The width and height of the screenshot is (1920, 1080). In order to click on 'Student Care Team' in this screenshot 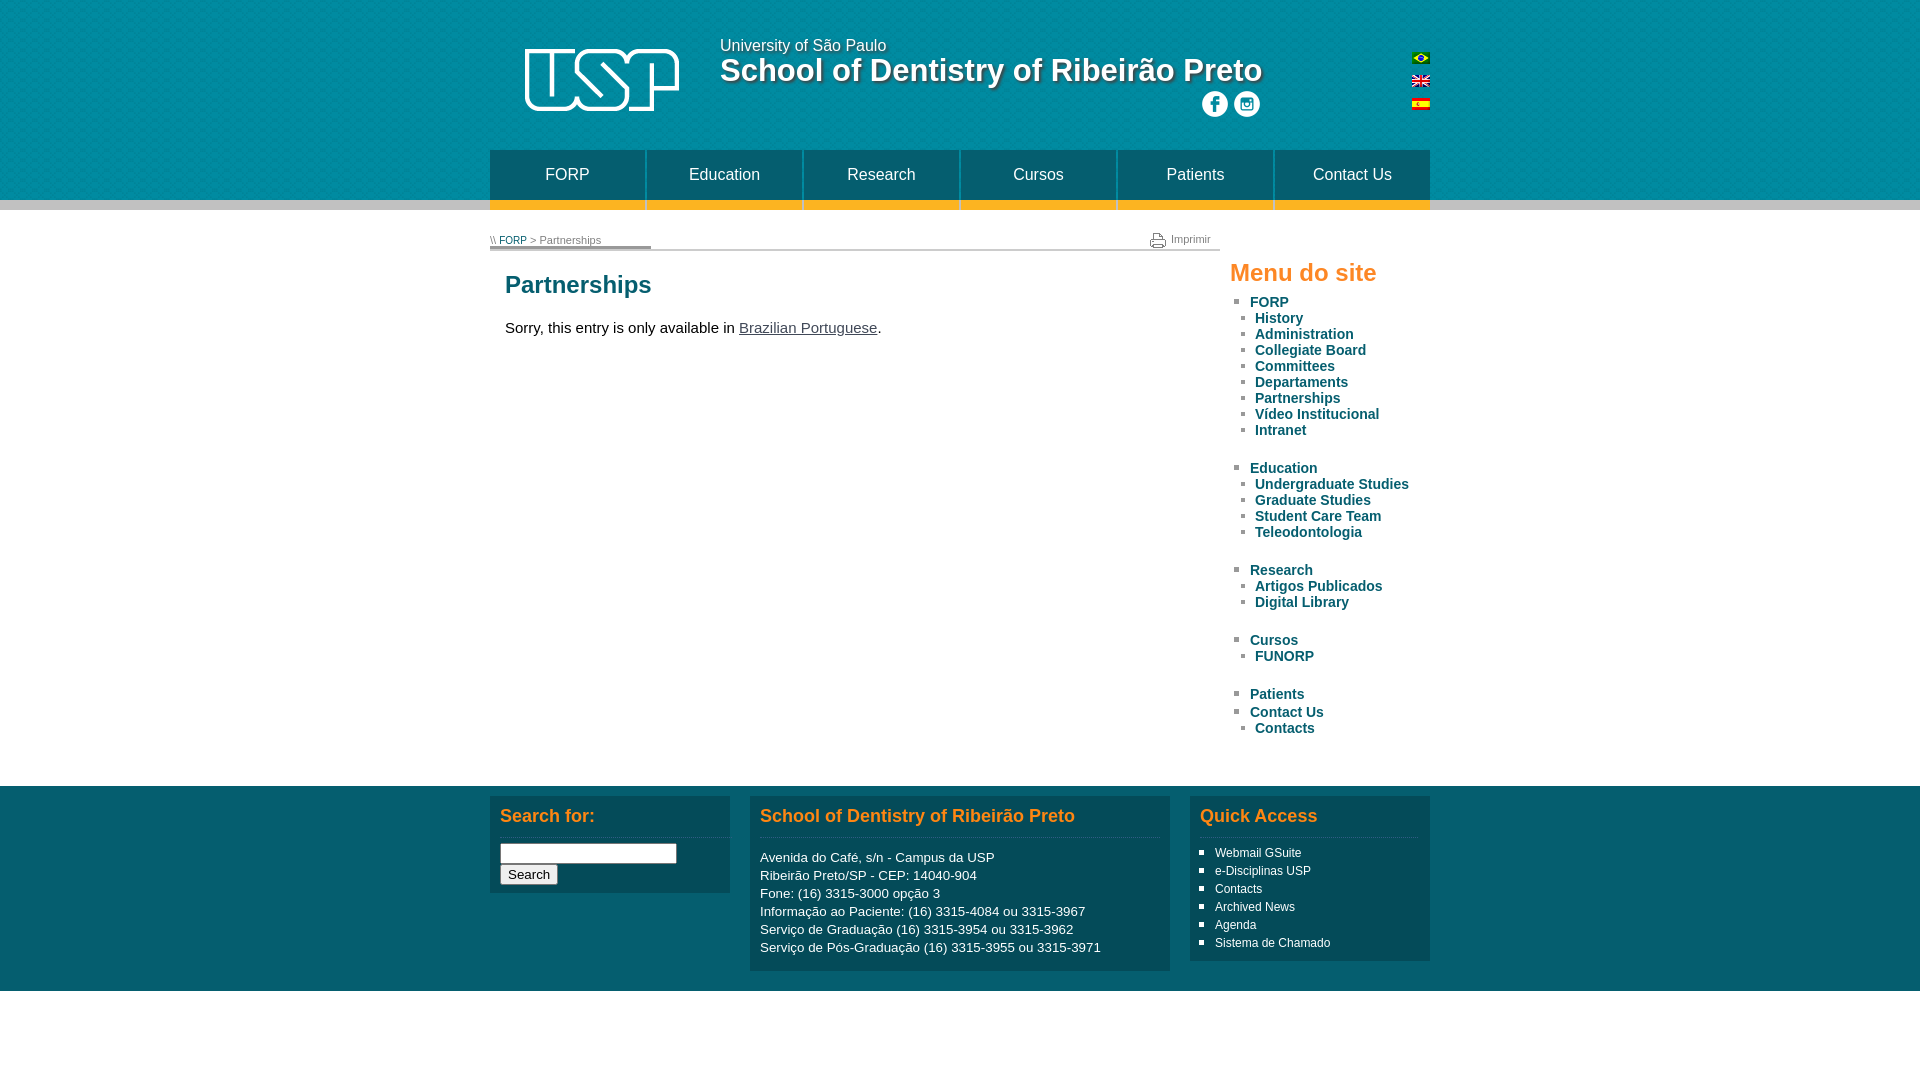, I will do `click(1318, 515)`.